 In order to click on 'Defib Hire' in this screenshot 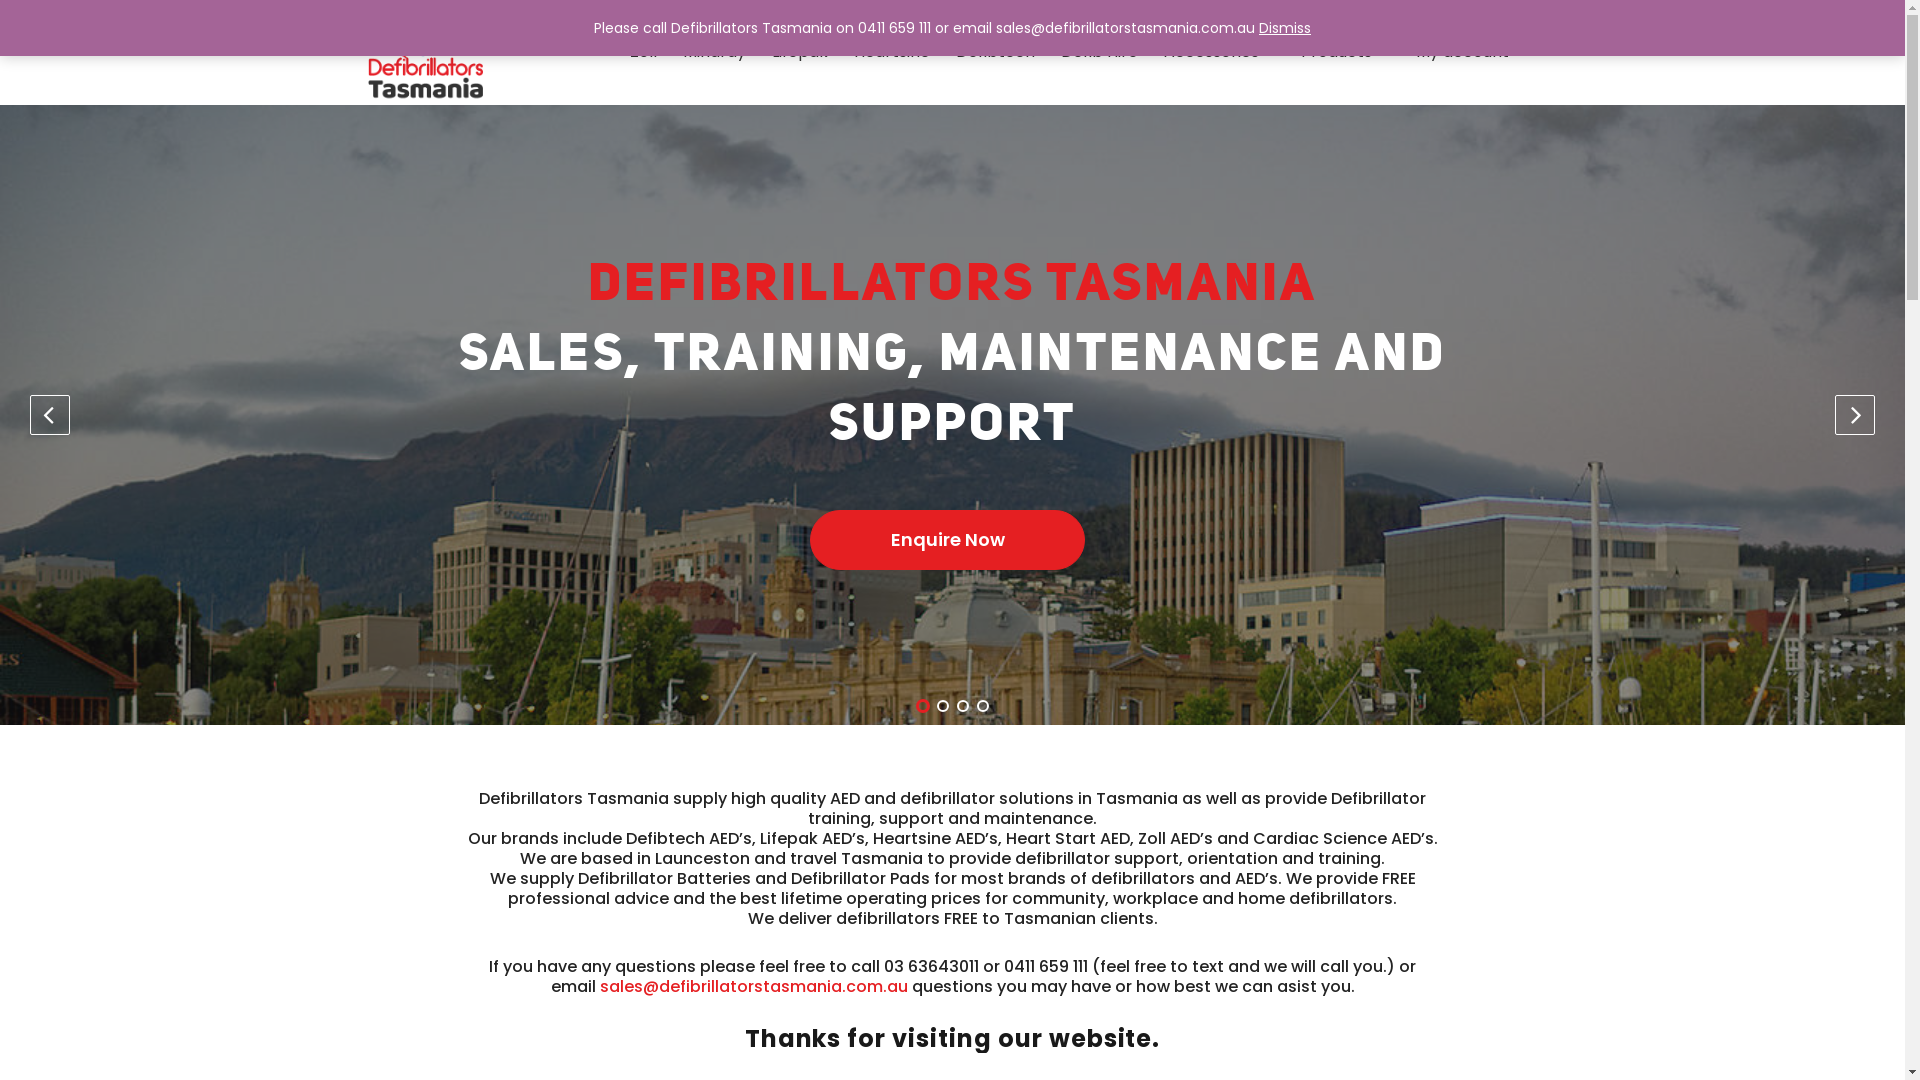, I will do `click(1098, 50)`.